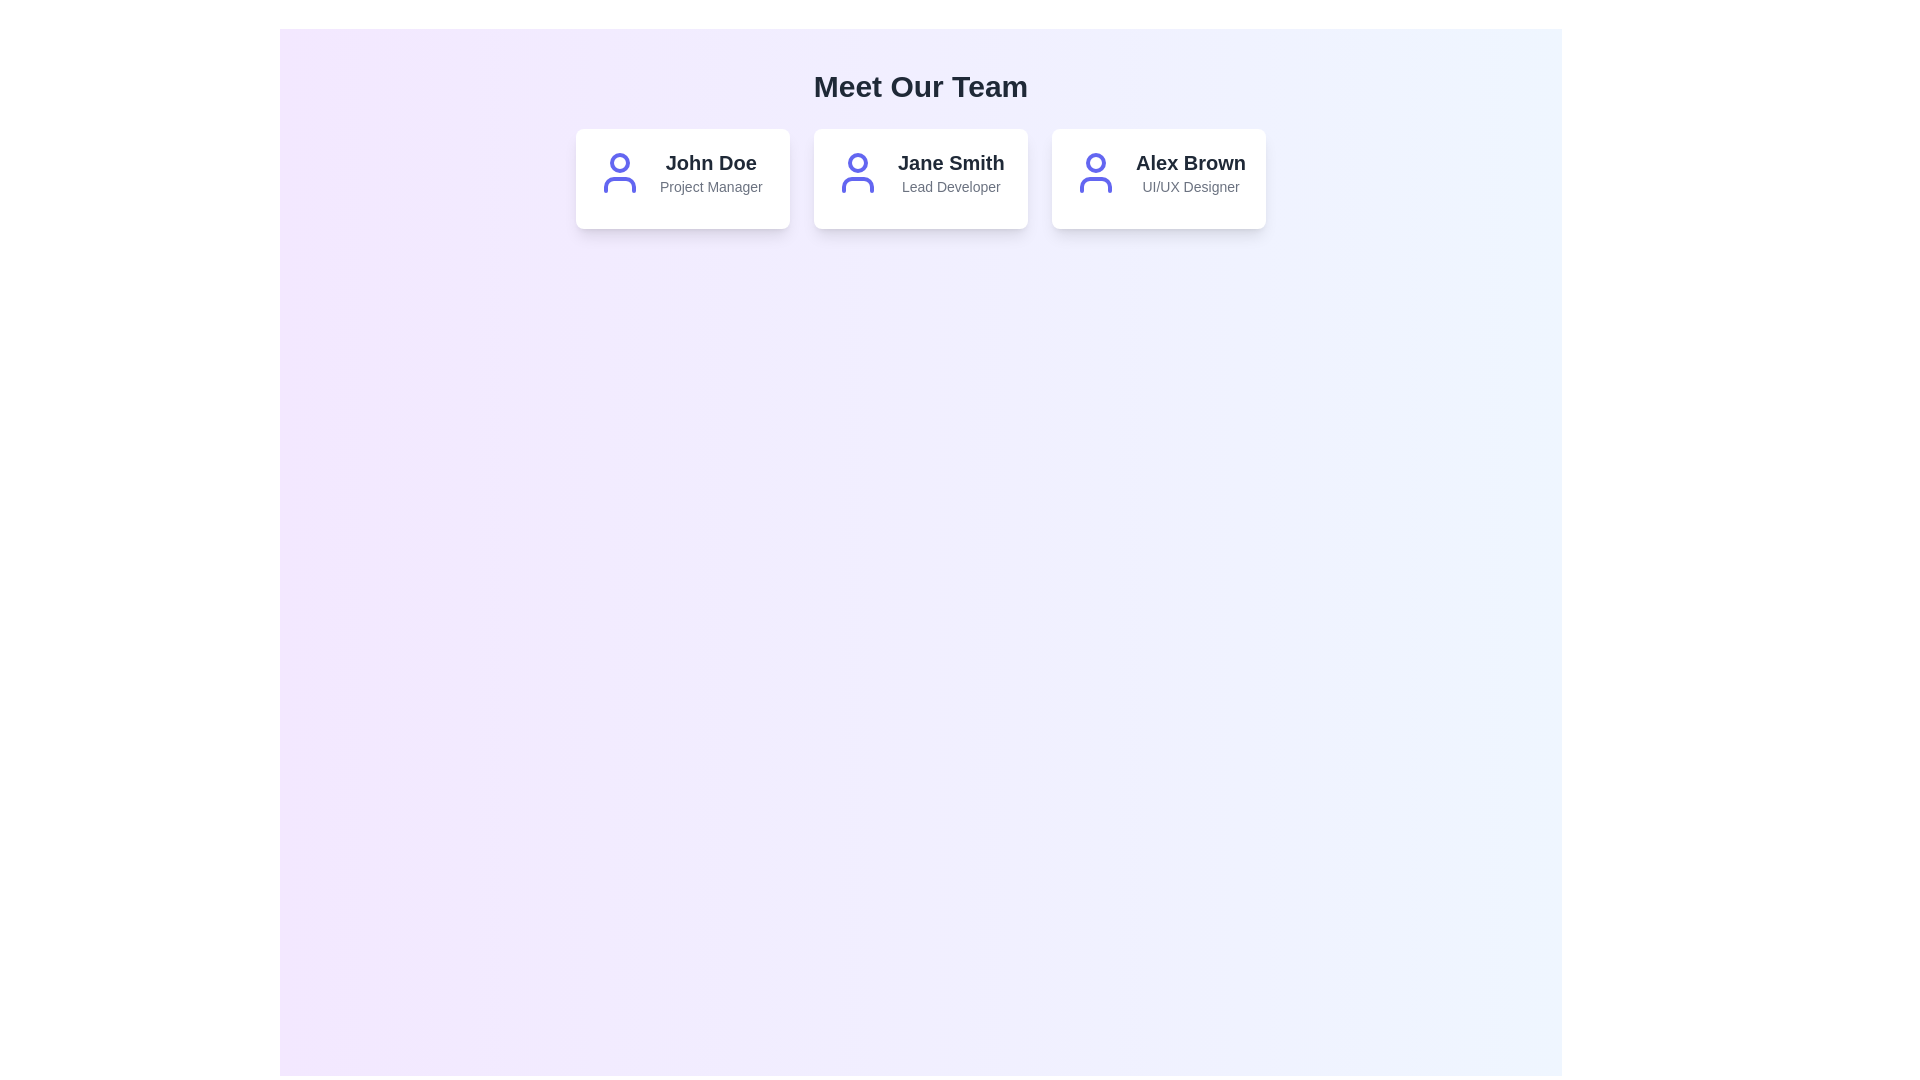 This screenshot has width=1920, height=1080. What do you see at coordinates (858, 172) in the screenshot?
I see `the Profile icon for team member 'Jane Smith'` at bounding box center [858, 172].